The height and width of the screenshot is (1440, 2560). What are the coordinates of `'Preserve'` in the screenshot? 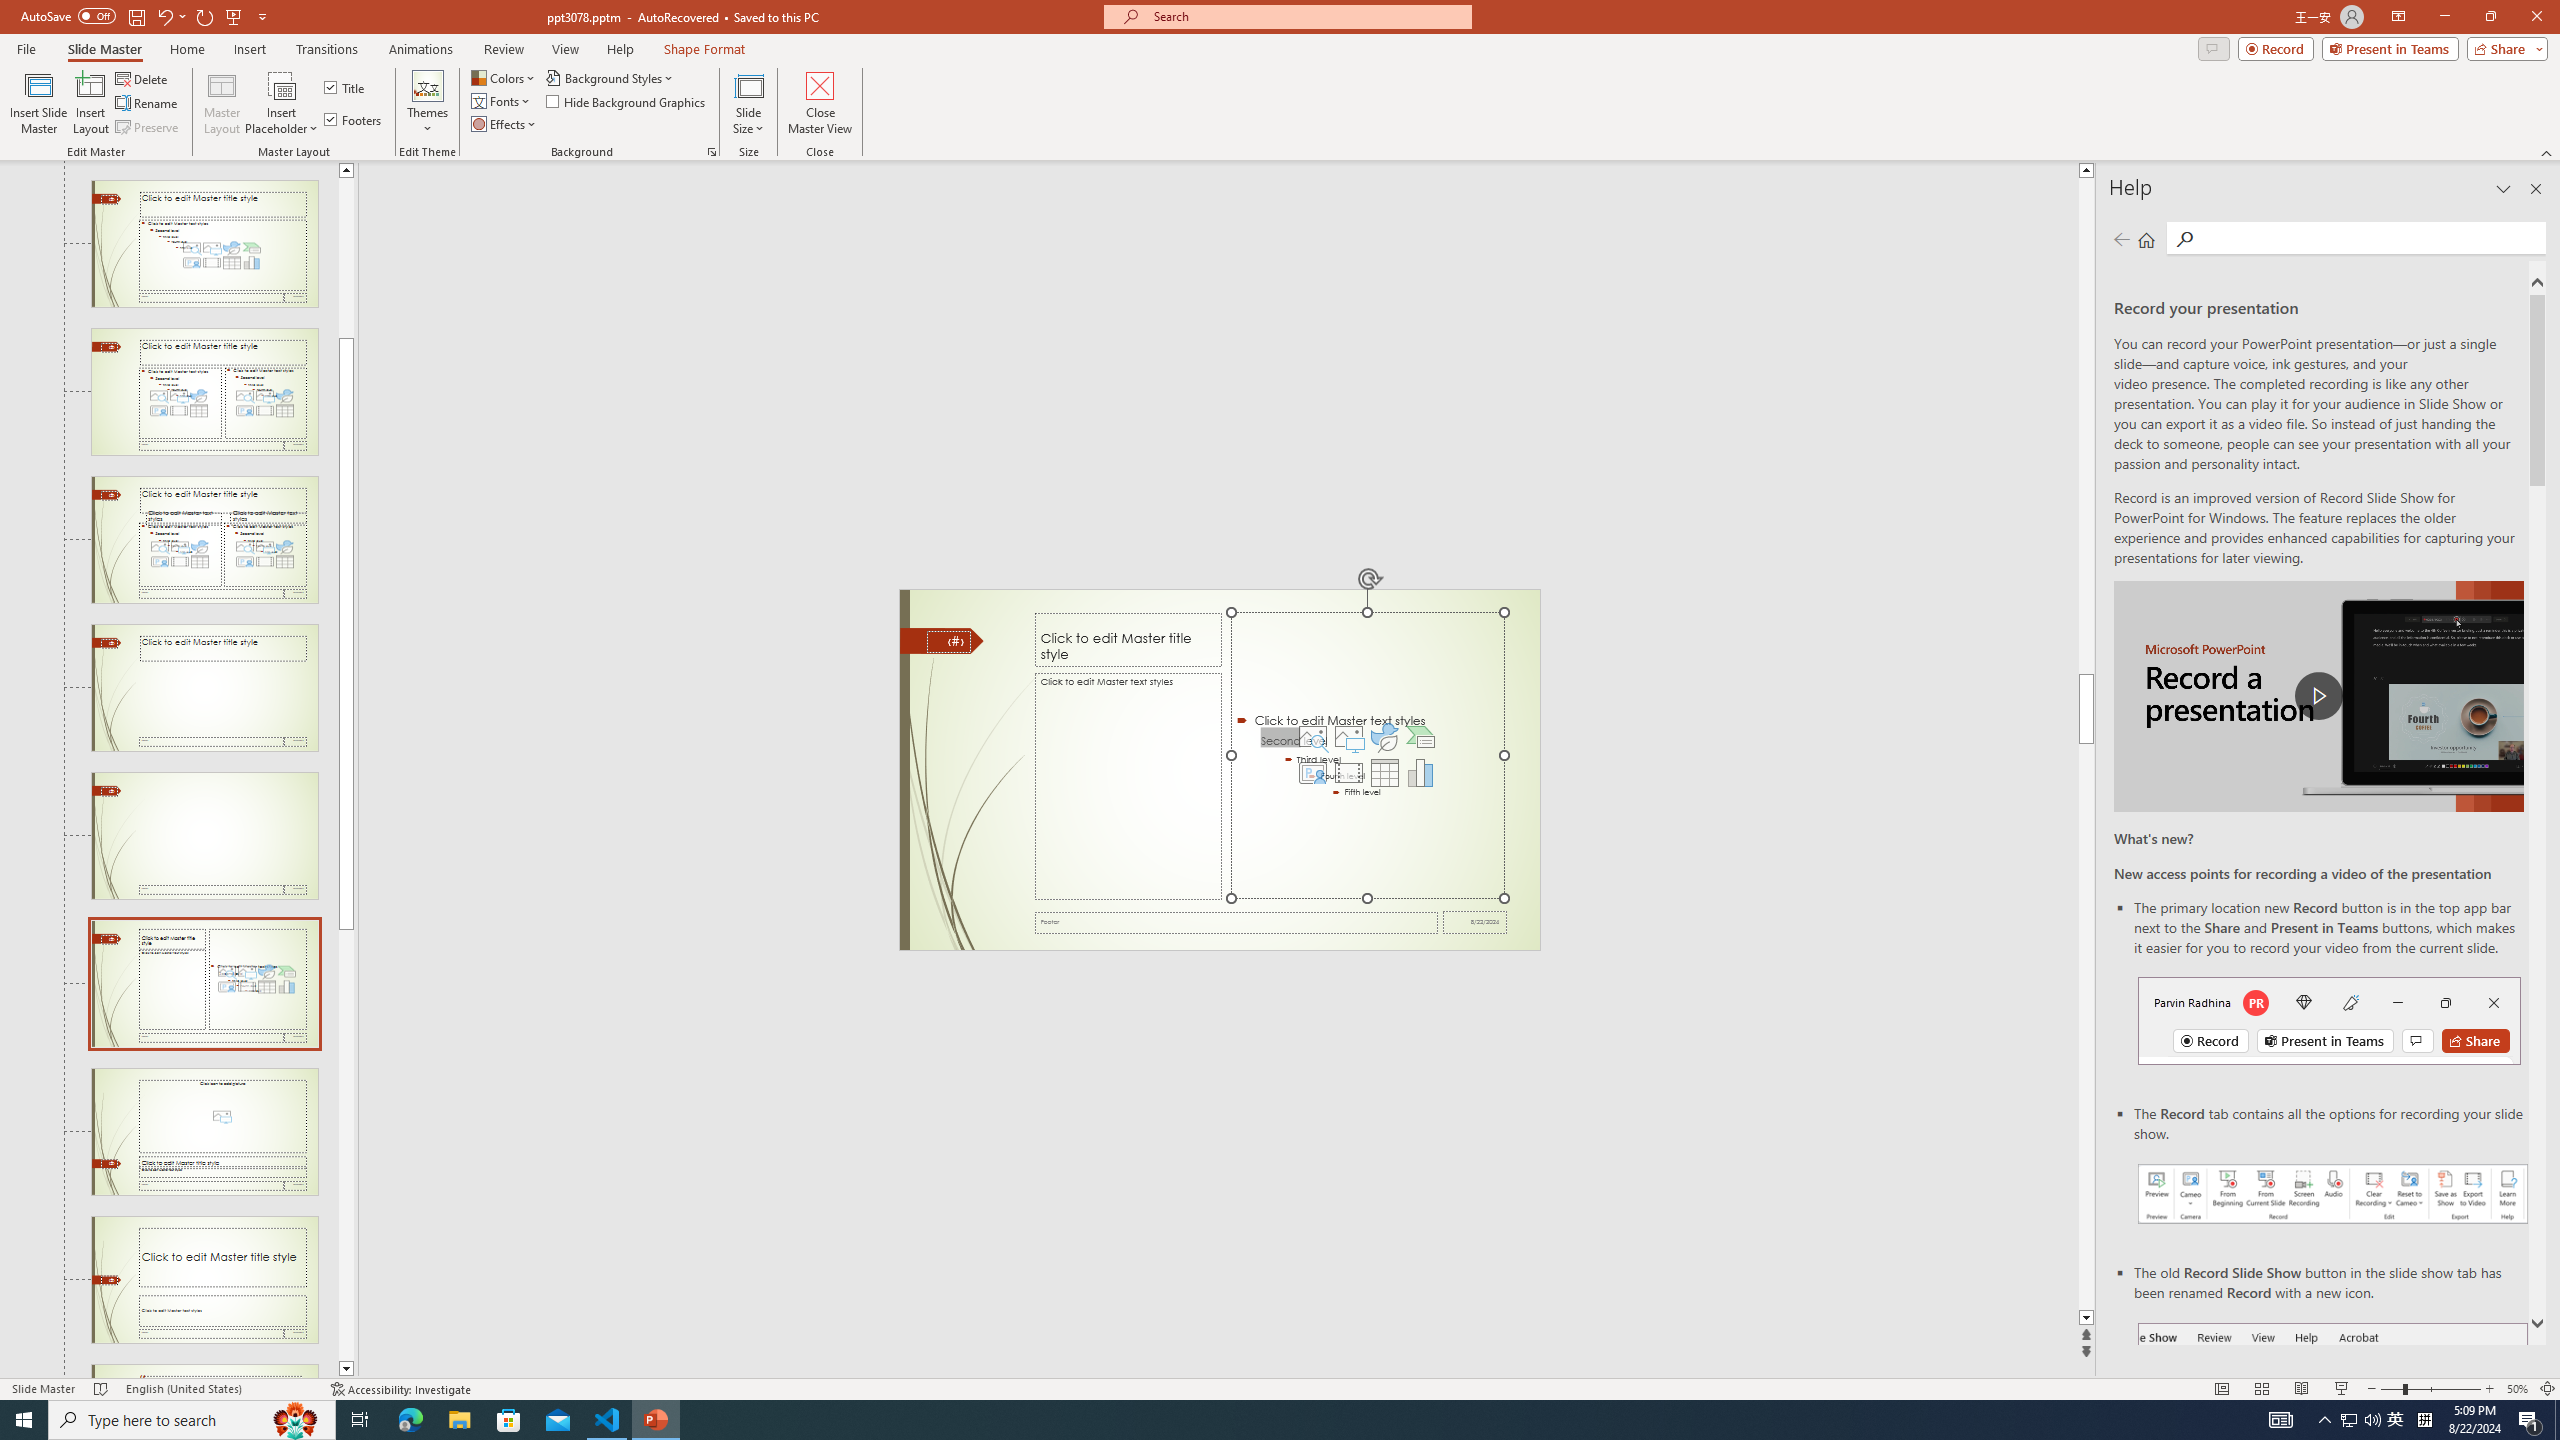 It's located at (147, 127).